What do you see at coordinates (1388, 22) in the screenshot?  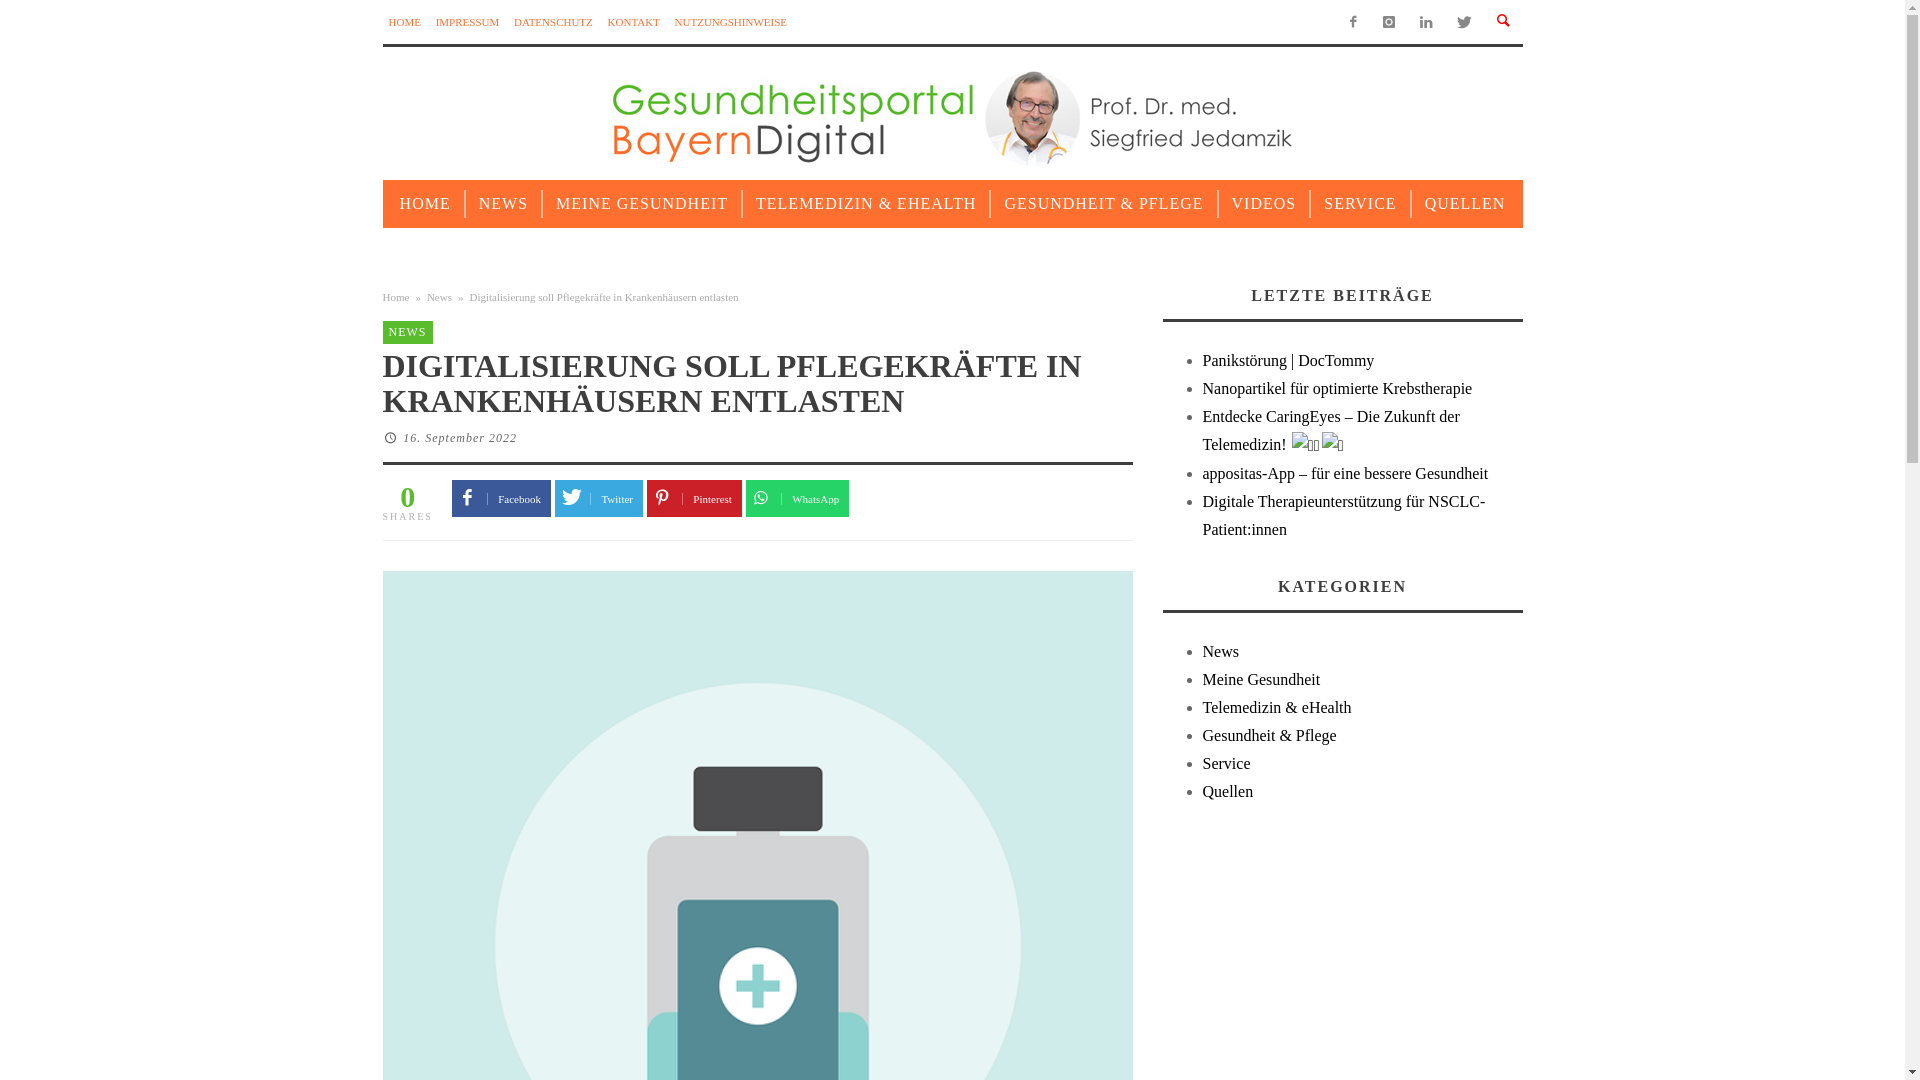 I see `'Instagram'` at bounding box center [1388, 22].